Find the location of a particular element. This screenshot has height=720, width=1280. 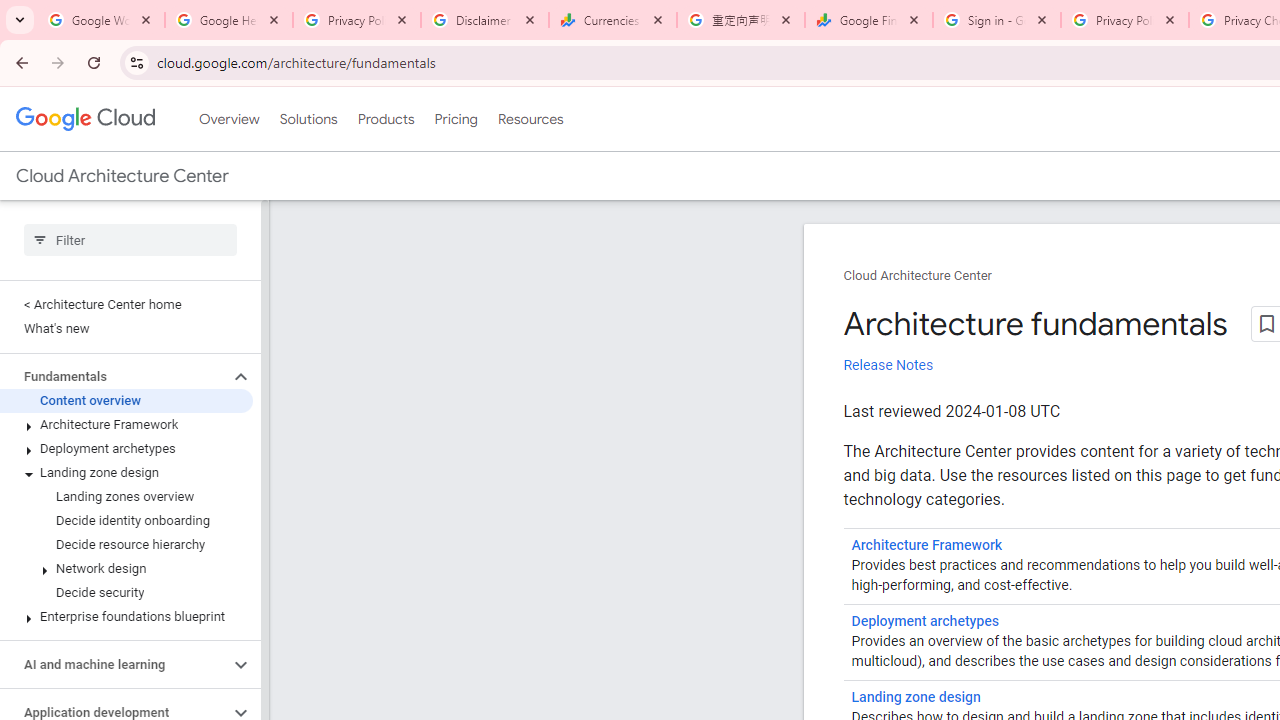

'Pricing' is located at coordinates (454, 119).